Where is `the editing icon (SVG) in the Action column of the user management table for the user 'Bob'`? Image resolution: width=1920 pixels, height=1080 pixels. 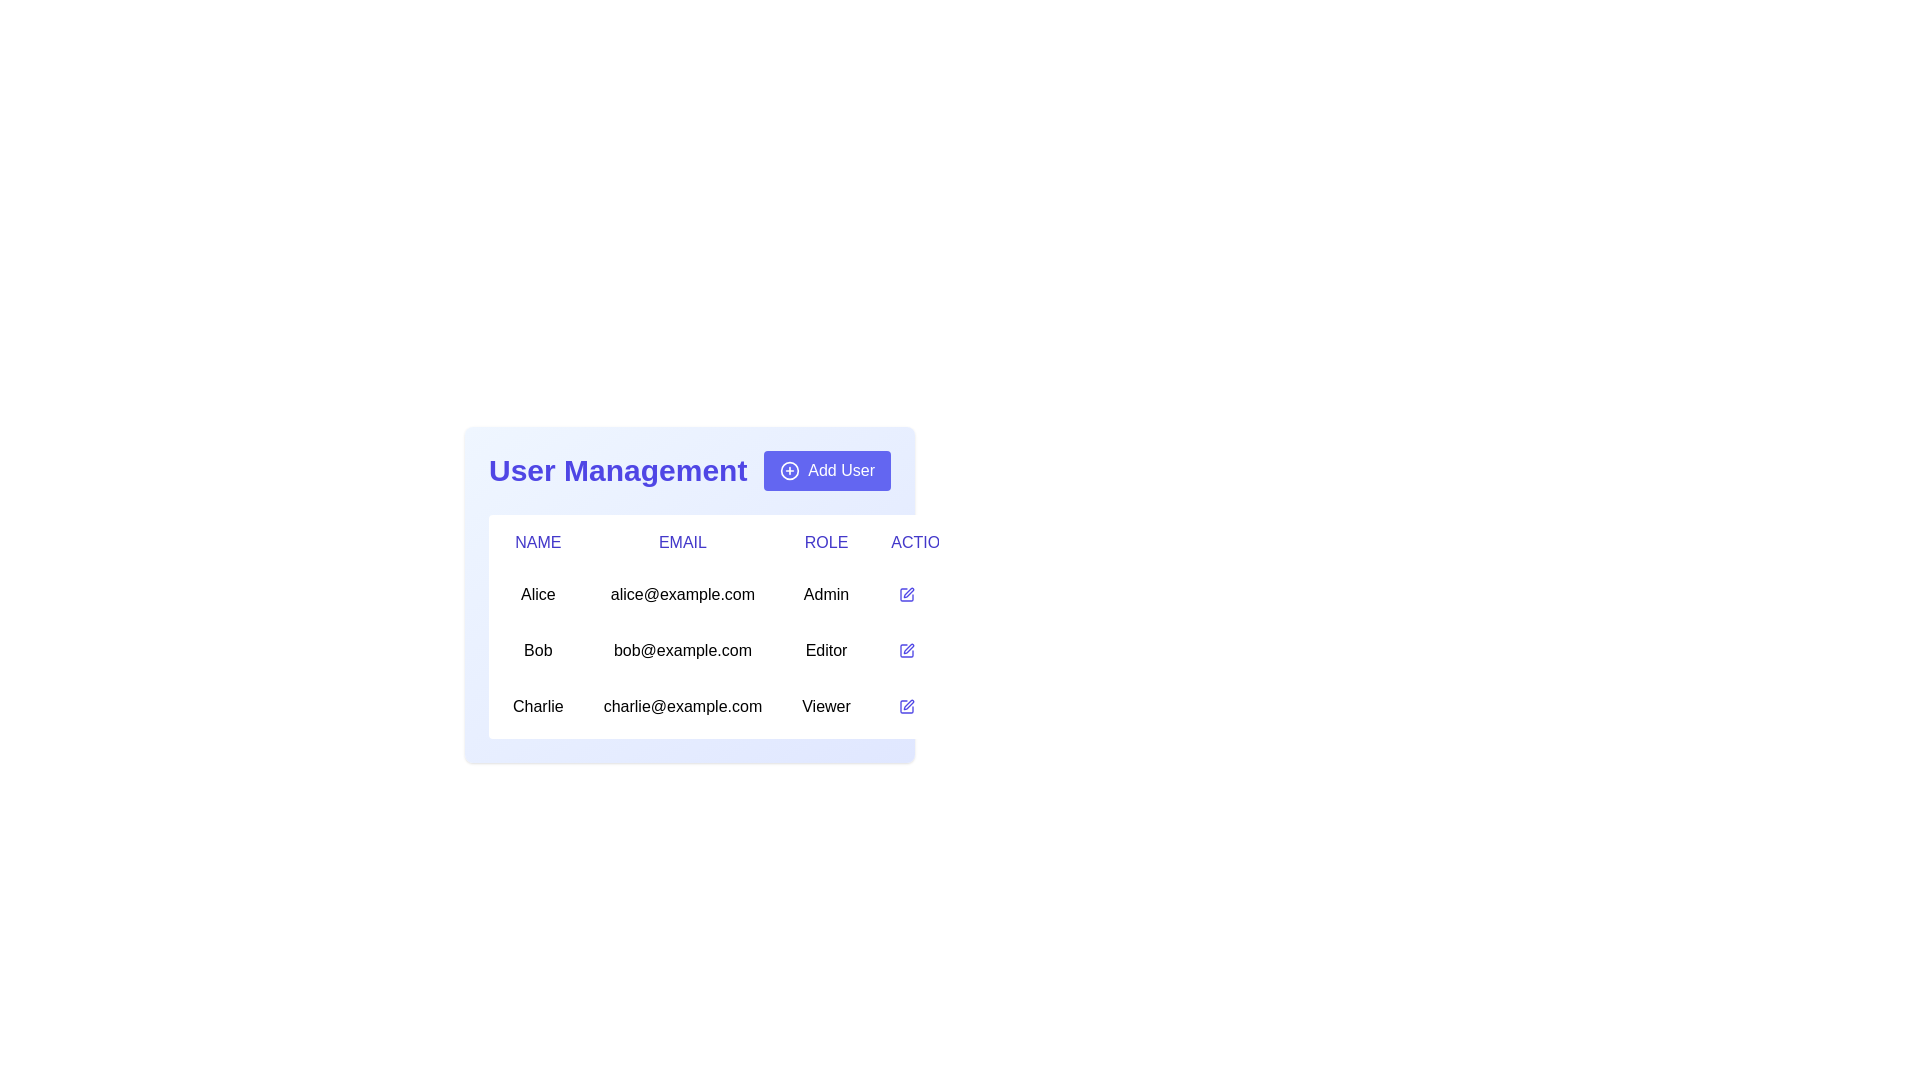 the editing icon (SVG) in the Action column of the user management table for the user 'Bob' is located at coordinates (907, 648).